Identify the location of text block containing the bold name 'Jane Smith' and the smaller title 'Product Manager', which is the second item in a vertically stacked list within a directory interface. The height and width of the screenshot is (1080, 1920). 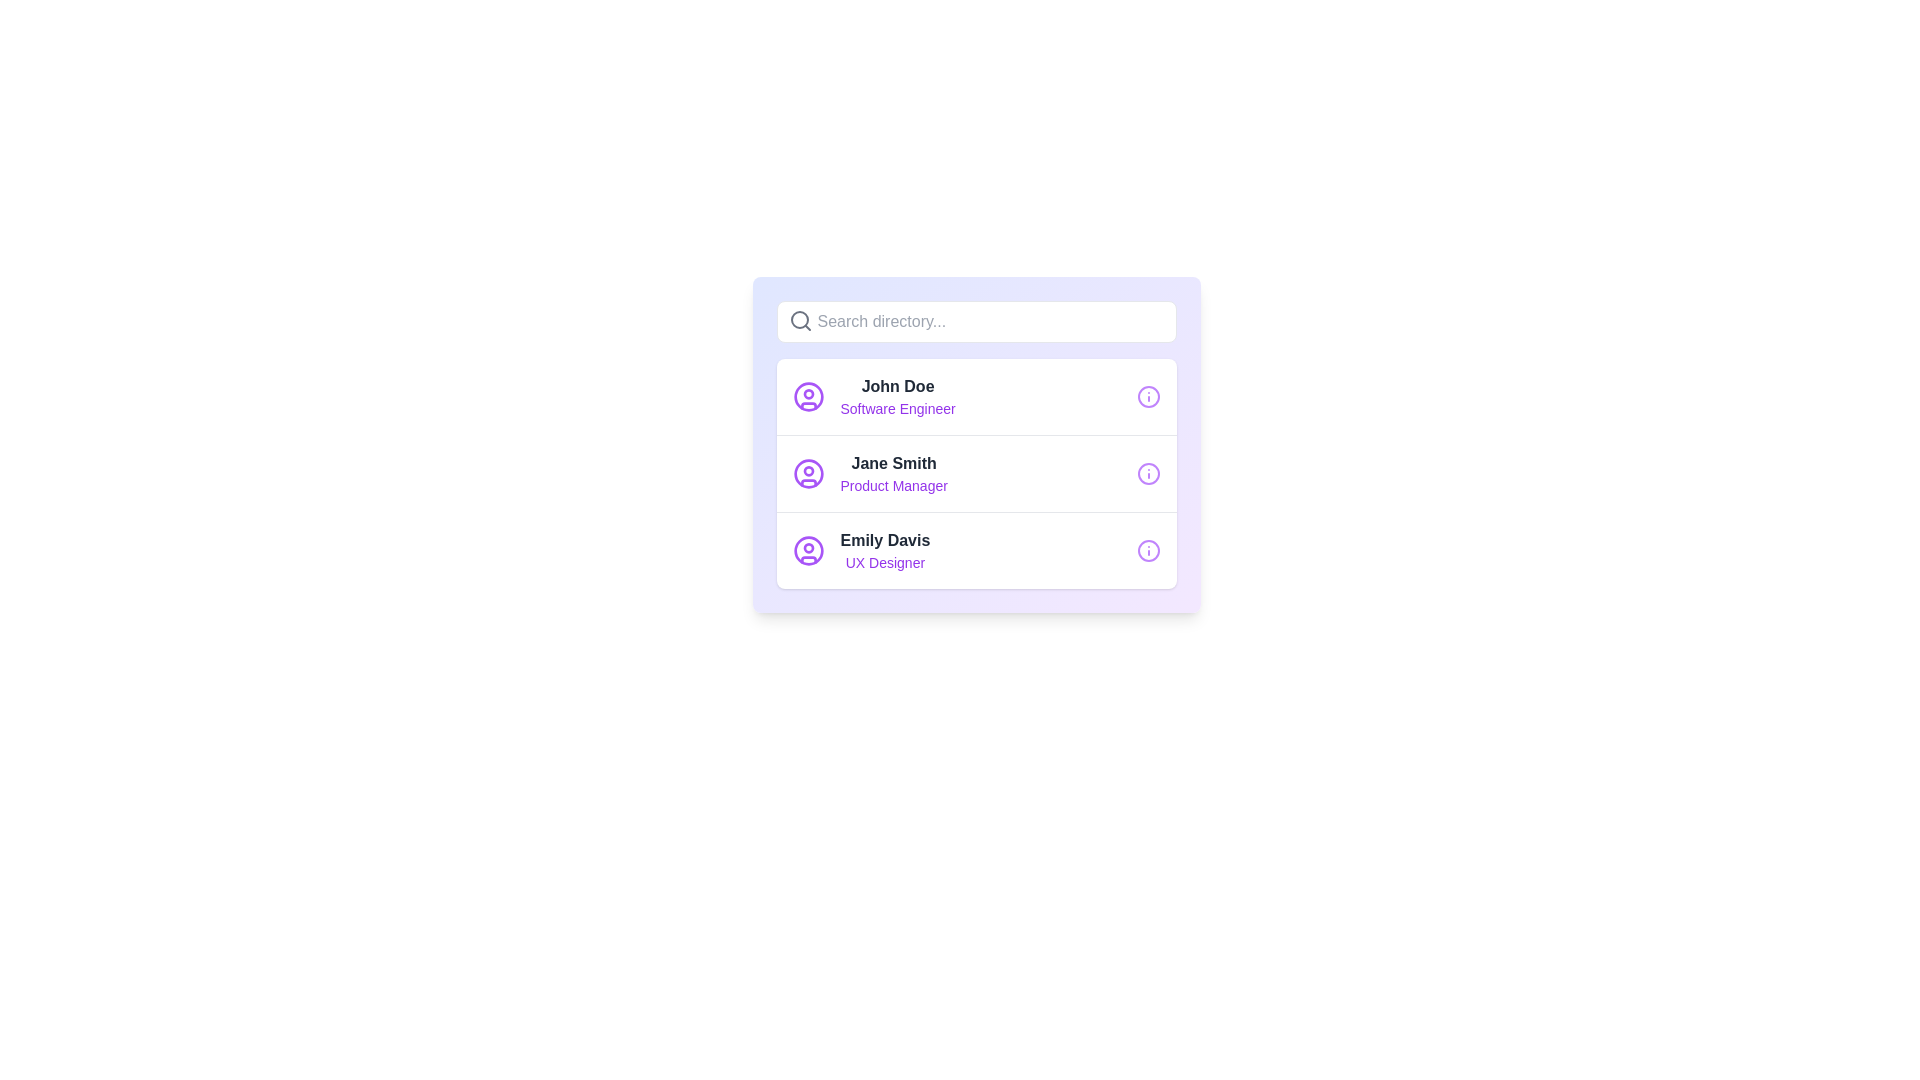
(893, 474).